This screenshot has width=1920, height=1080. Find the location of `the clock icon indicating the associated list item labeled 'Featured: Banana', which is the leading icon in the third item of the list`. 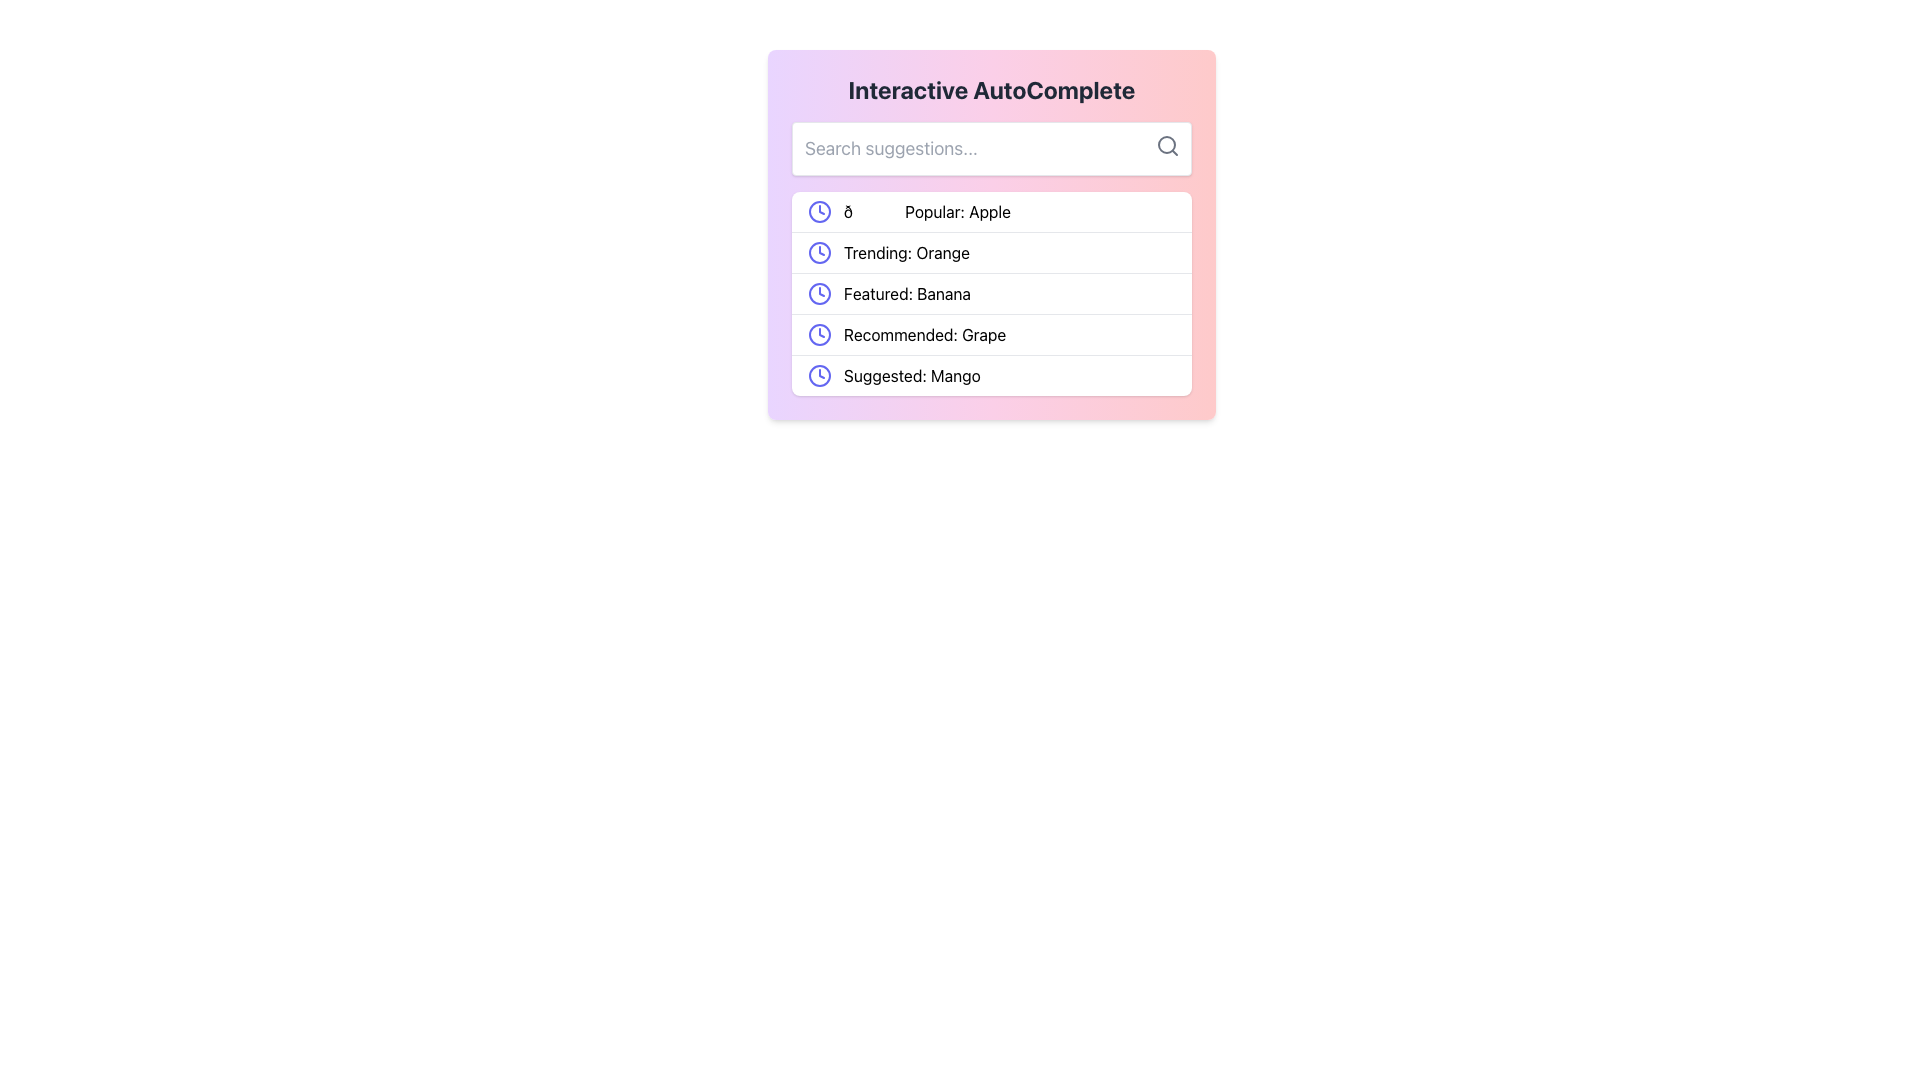

the clock icon indicating the associated list item labeled 'Featured: Banana', which is the leading icon in the third item of the list is located at coordinates (820, 293).